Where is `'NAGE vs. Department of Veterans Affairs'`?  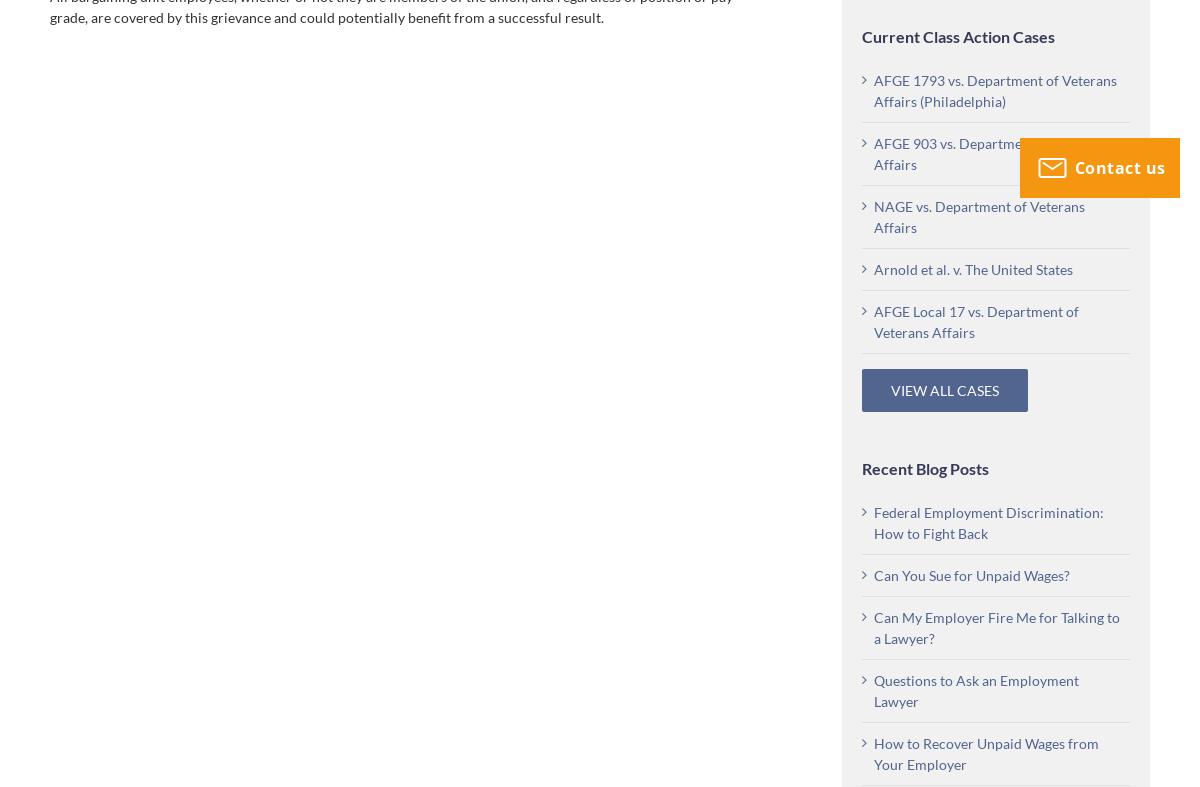
'NAGE vs. Department of Veterans Affairs' is located at coordinates (872, 216).